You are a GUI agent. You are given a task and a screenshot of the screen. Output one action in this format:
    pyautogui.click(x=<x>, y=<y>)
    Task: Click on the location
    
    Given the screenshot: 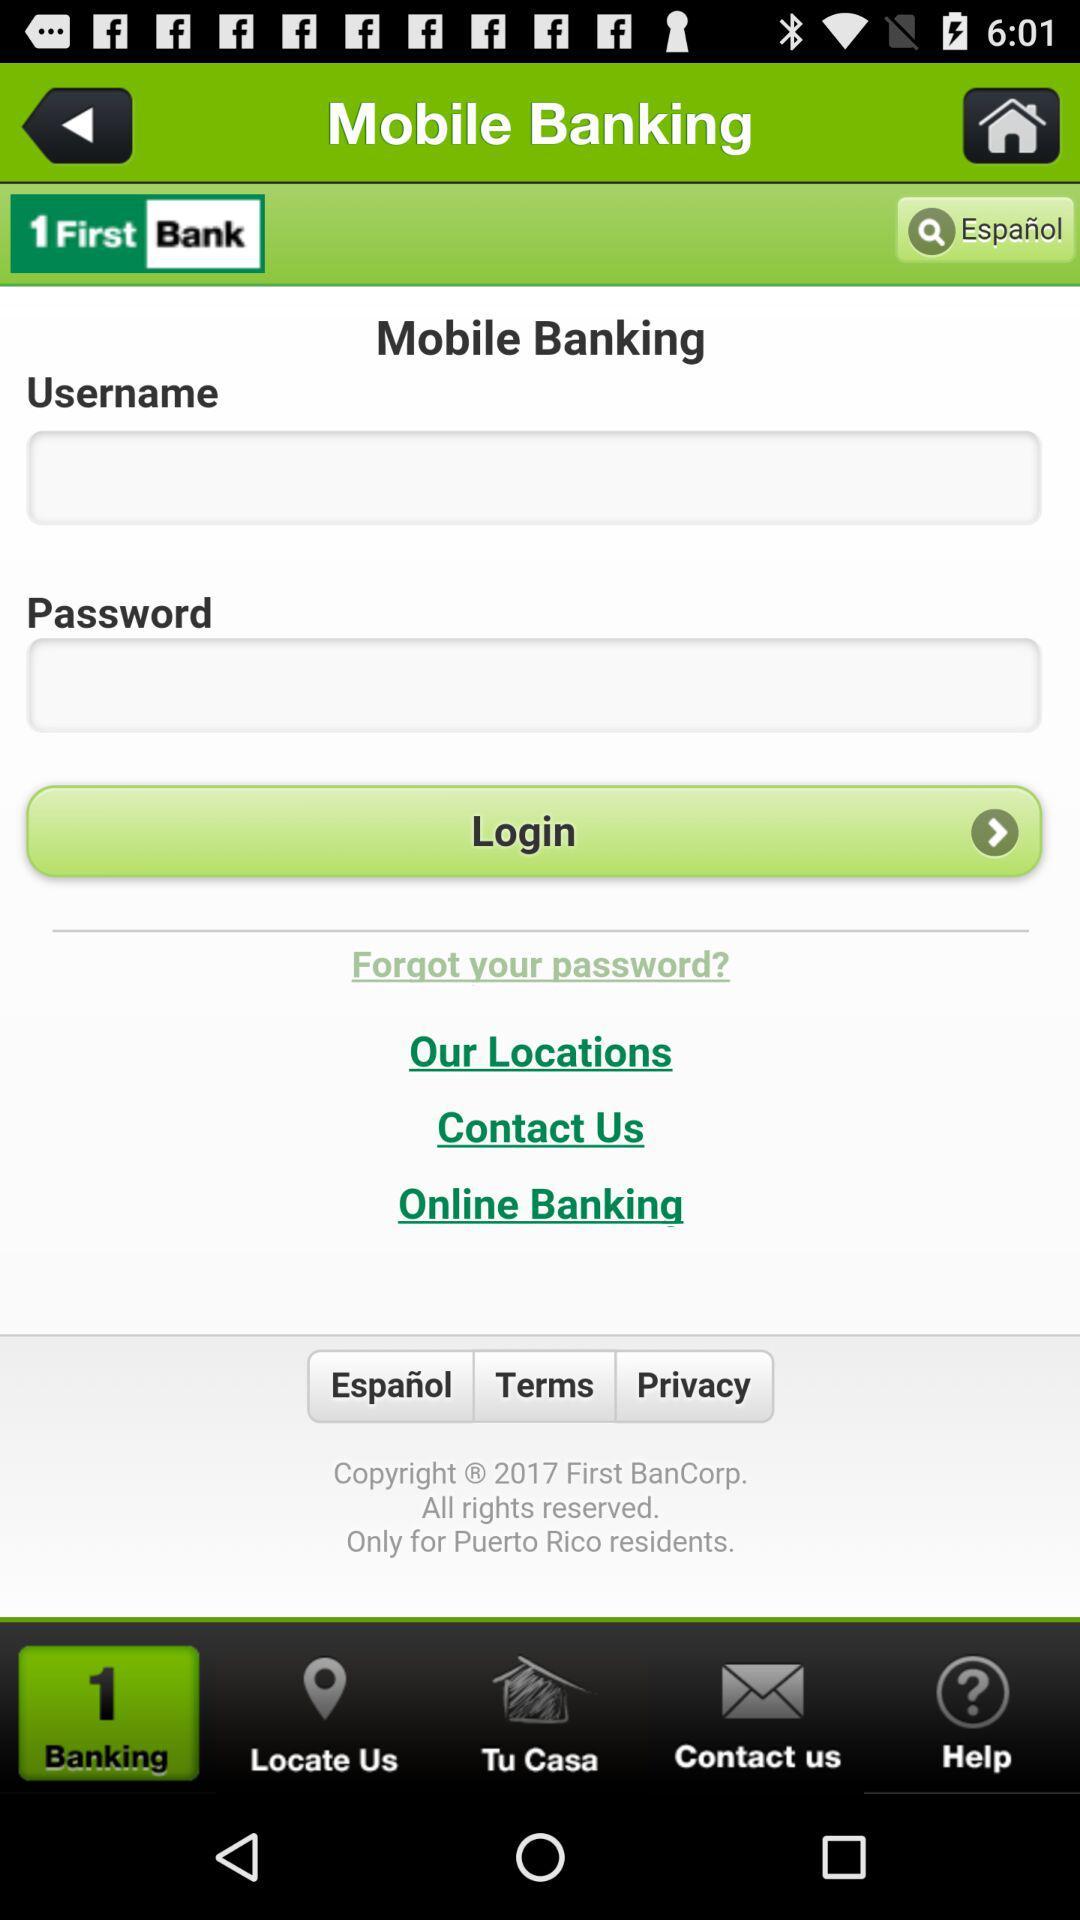 What is the action you would take?
    pyautogui.click(x=323, y=1707)
    